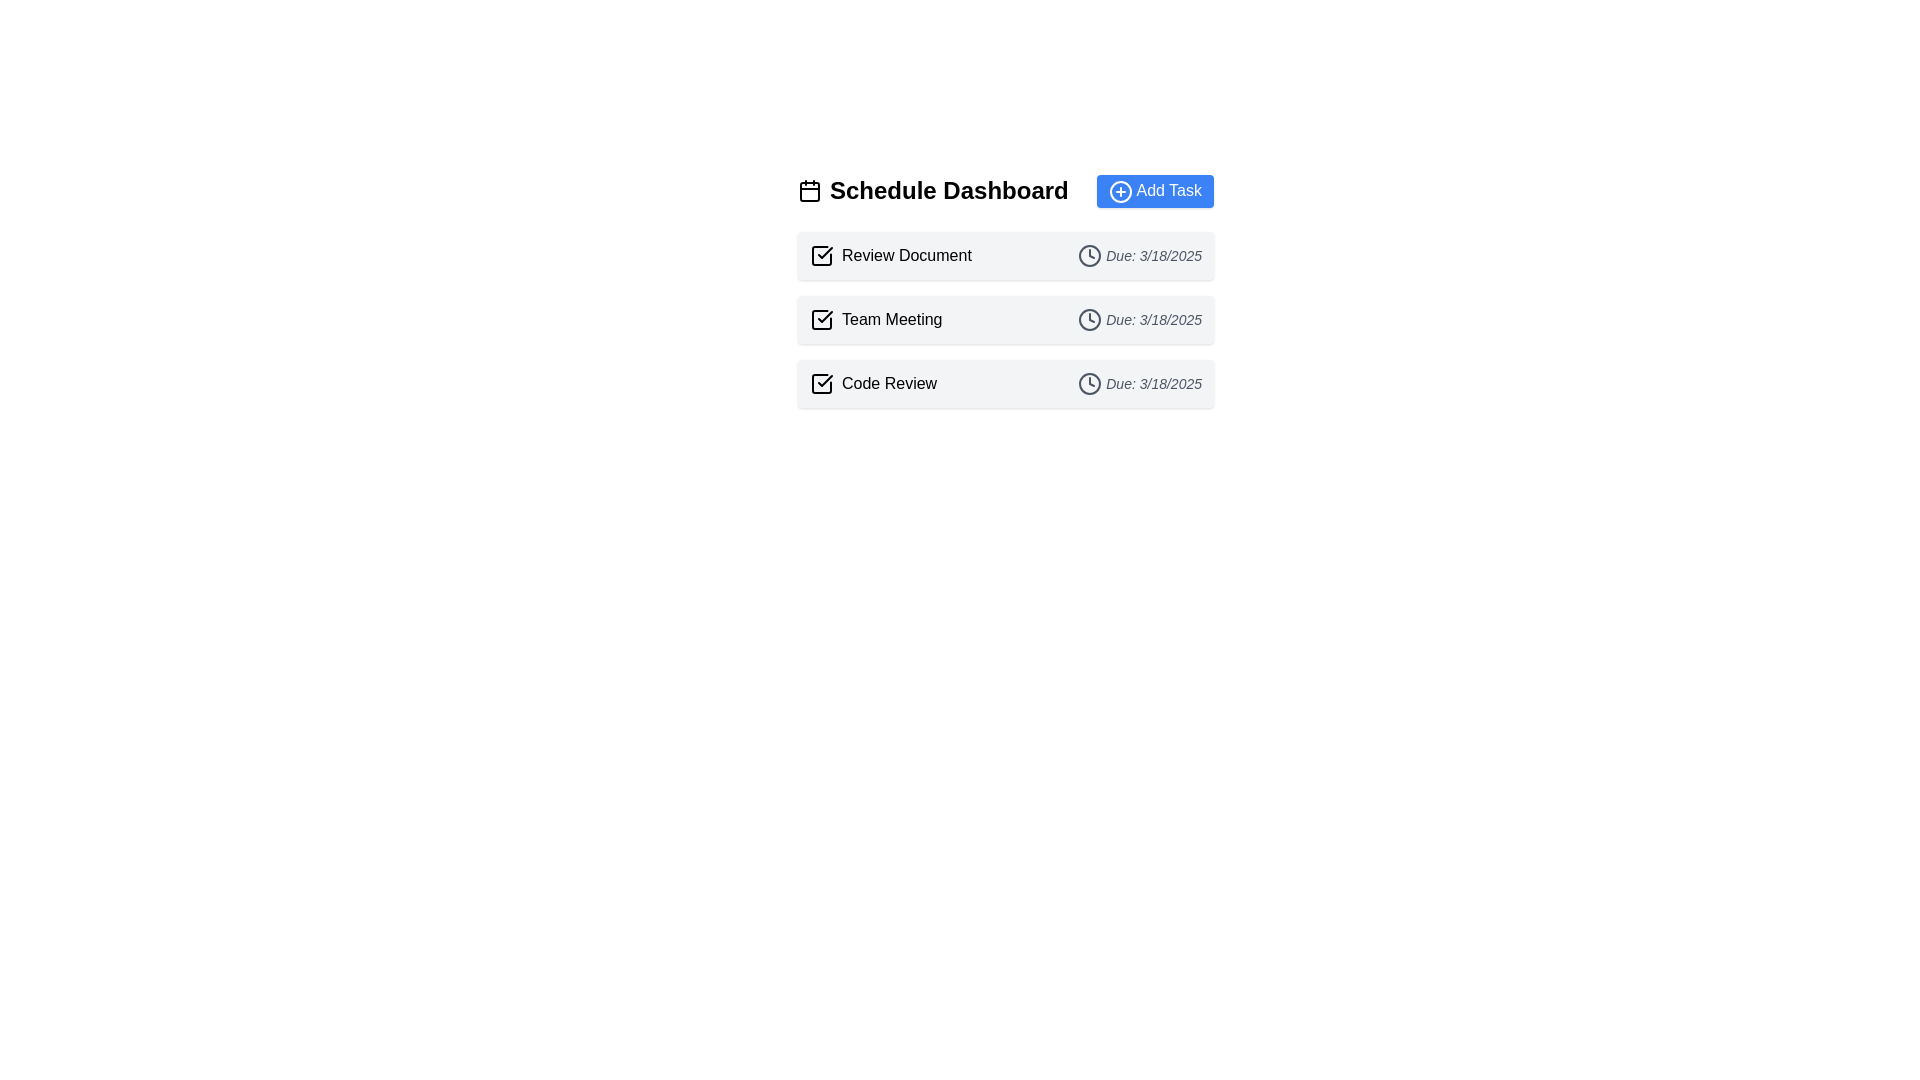 Image resolution: width=1920 pixels, height=1080 pixels. Describe the element at coordinates (821, 318) in the screenshot. I see `the interactive checkbox for the 'Team Meeting' task` at that location.